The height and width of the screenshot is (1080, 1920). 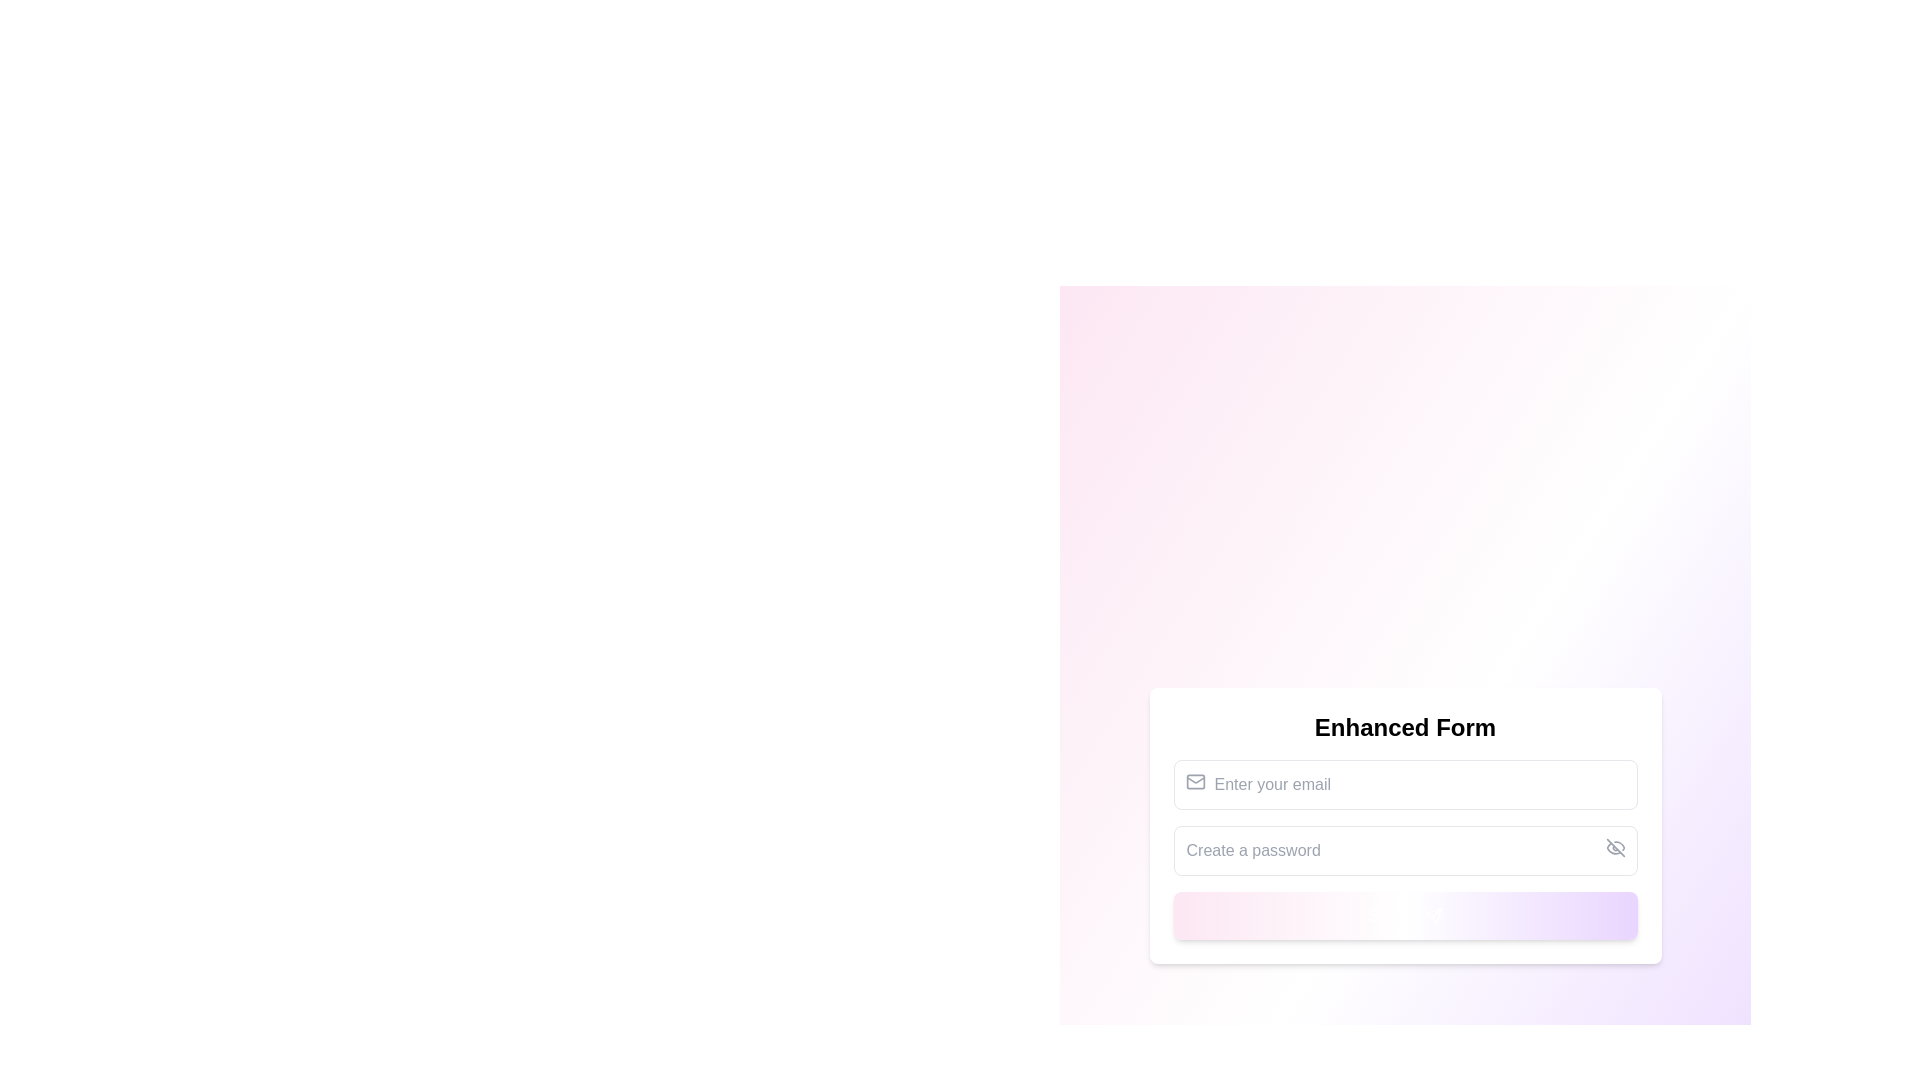 I want to click on the 'toggle visibility' icon represented by a diagonal line, which visually resembles an 'eye with a slash', located within the password input field, so click(x=1615, y=848).